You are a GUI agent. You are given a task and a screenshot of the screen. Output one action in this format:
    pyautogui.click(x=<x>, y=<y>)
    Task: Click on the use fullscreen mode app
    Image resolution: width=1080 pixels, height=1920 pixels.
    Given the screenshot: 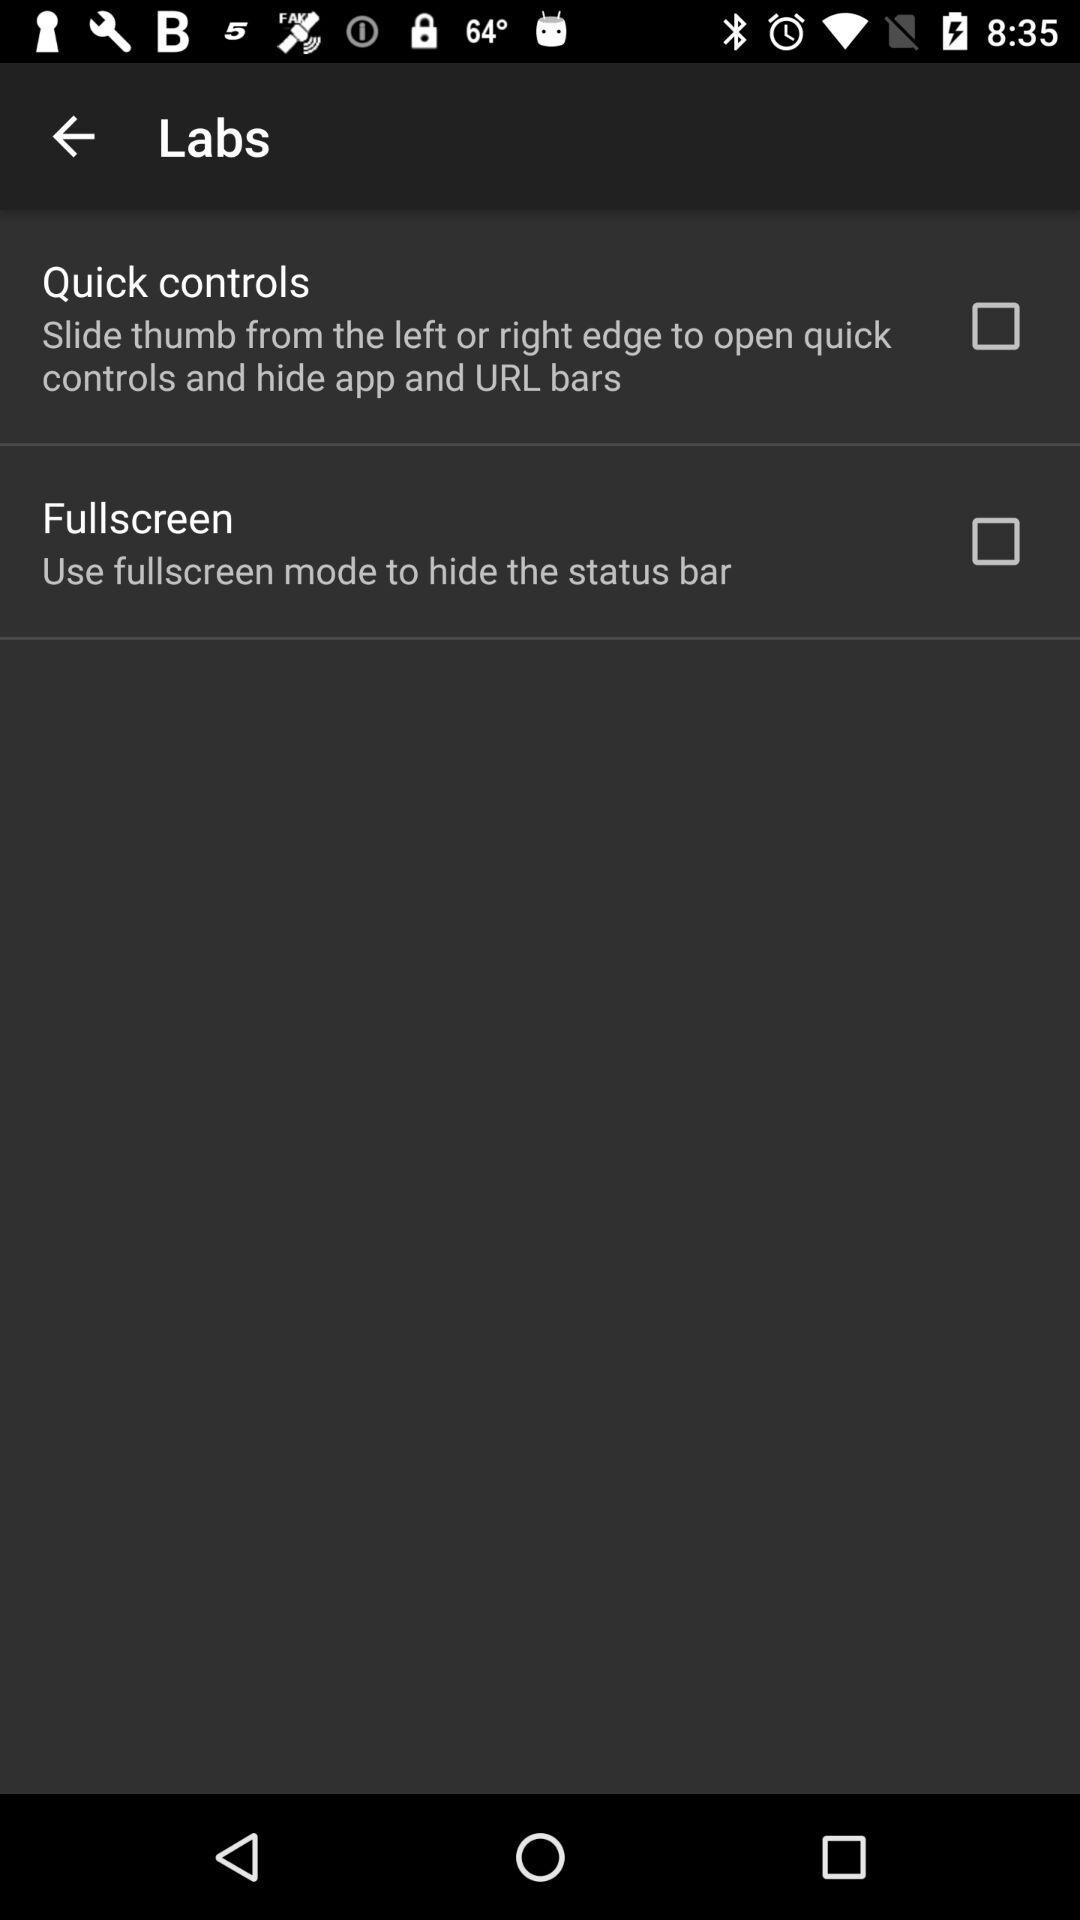 What is the action you would take?
    pyautogui.click(x=386, y=569)
    